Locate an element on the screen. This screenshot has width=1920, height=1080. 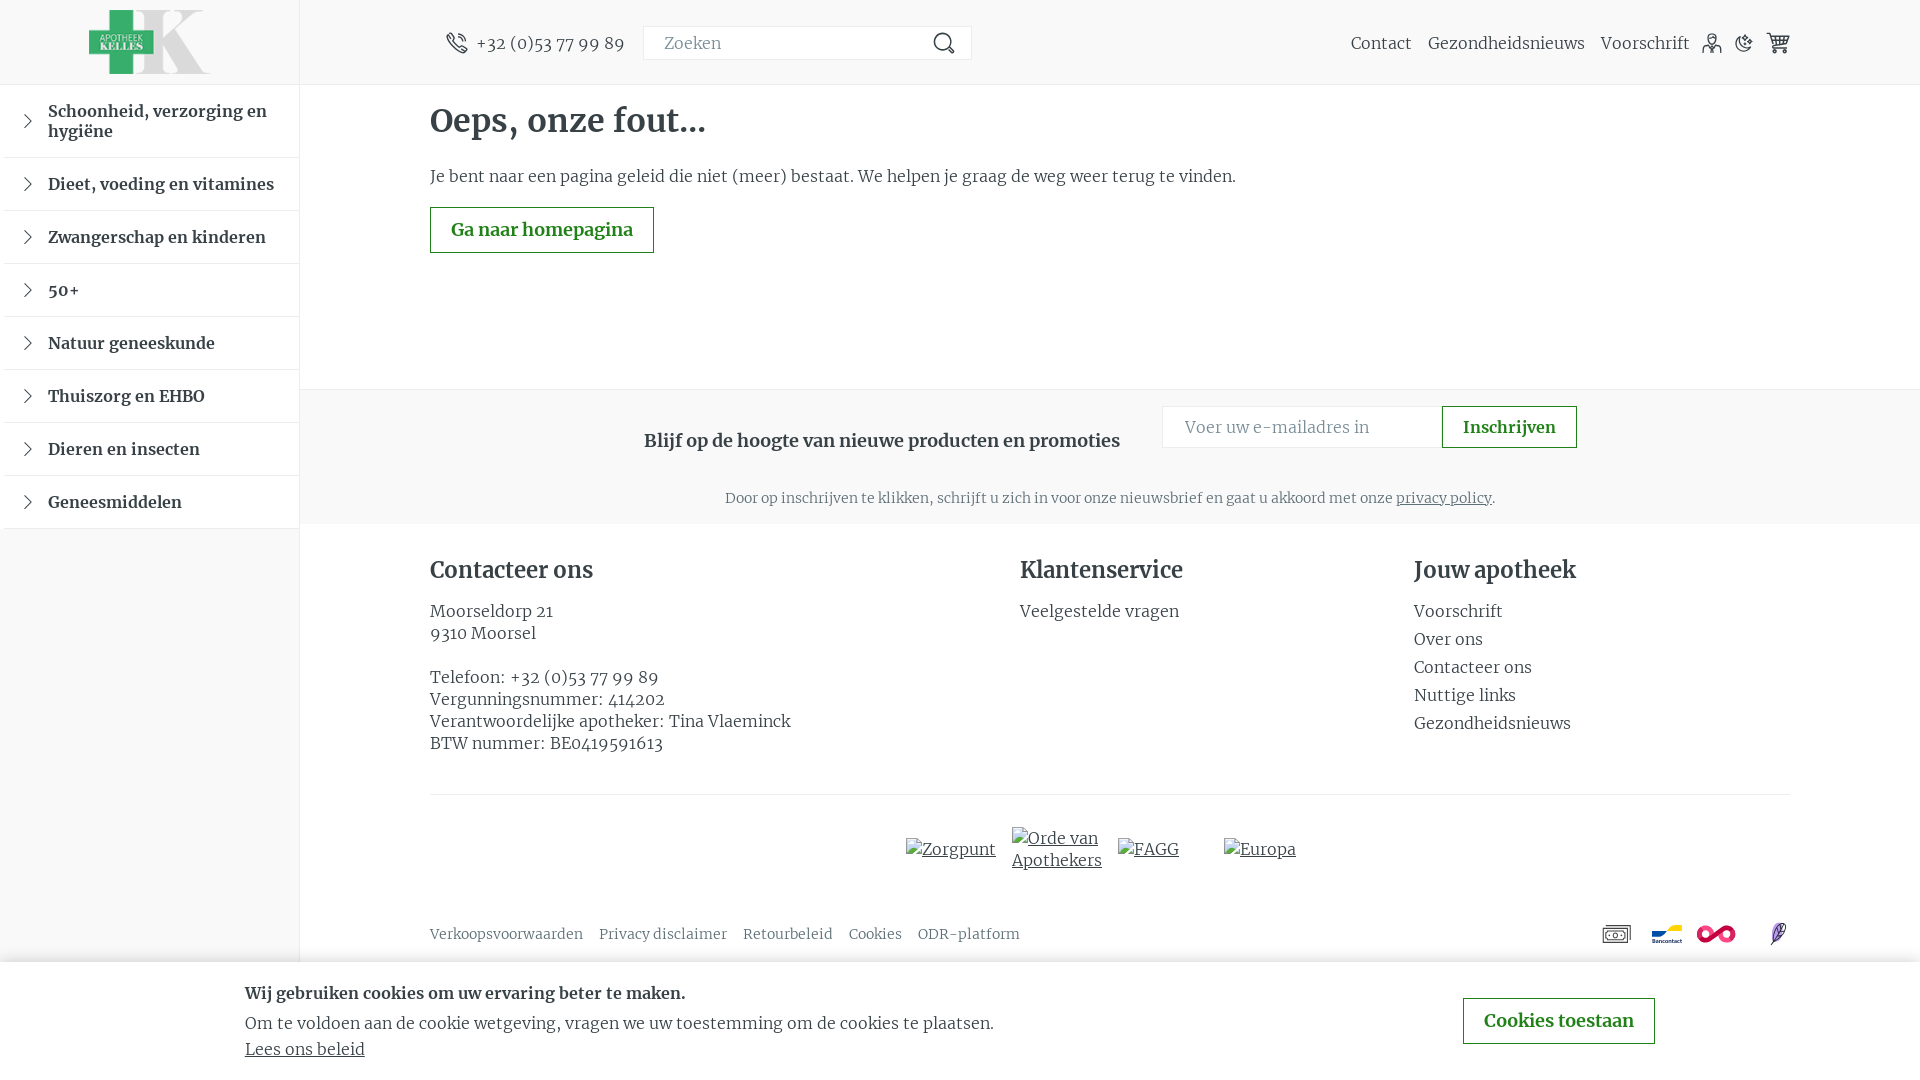
'Lees ons beleid' is located at coordinates (243, 1048).